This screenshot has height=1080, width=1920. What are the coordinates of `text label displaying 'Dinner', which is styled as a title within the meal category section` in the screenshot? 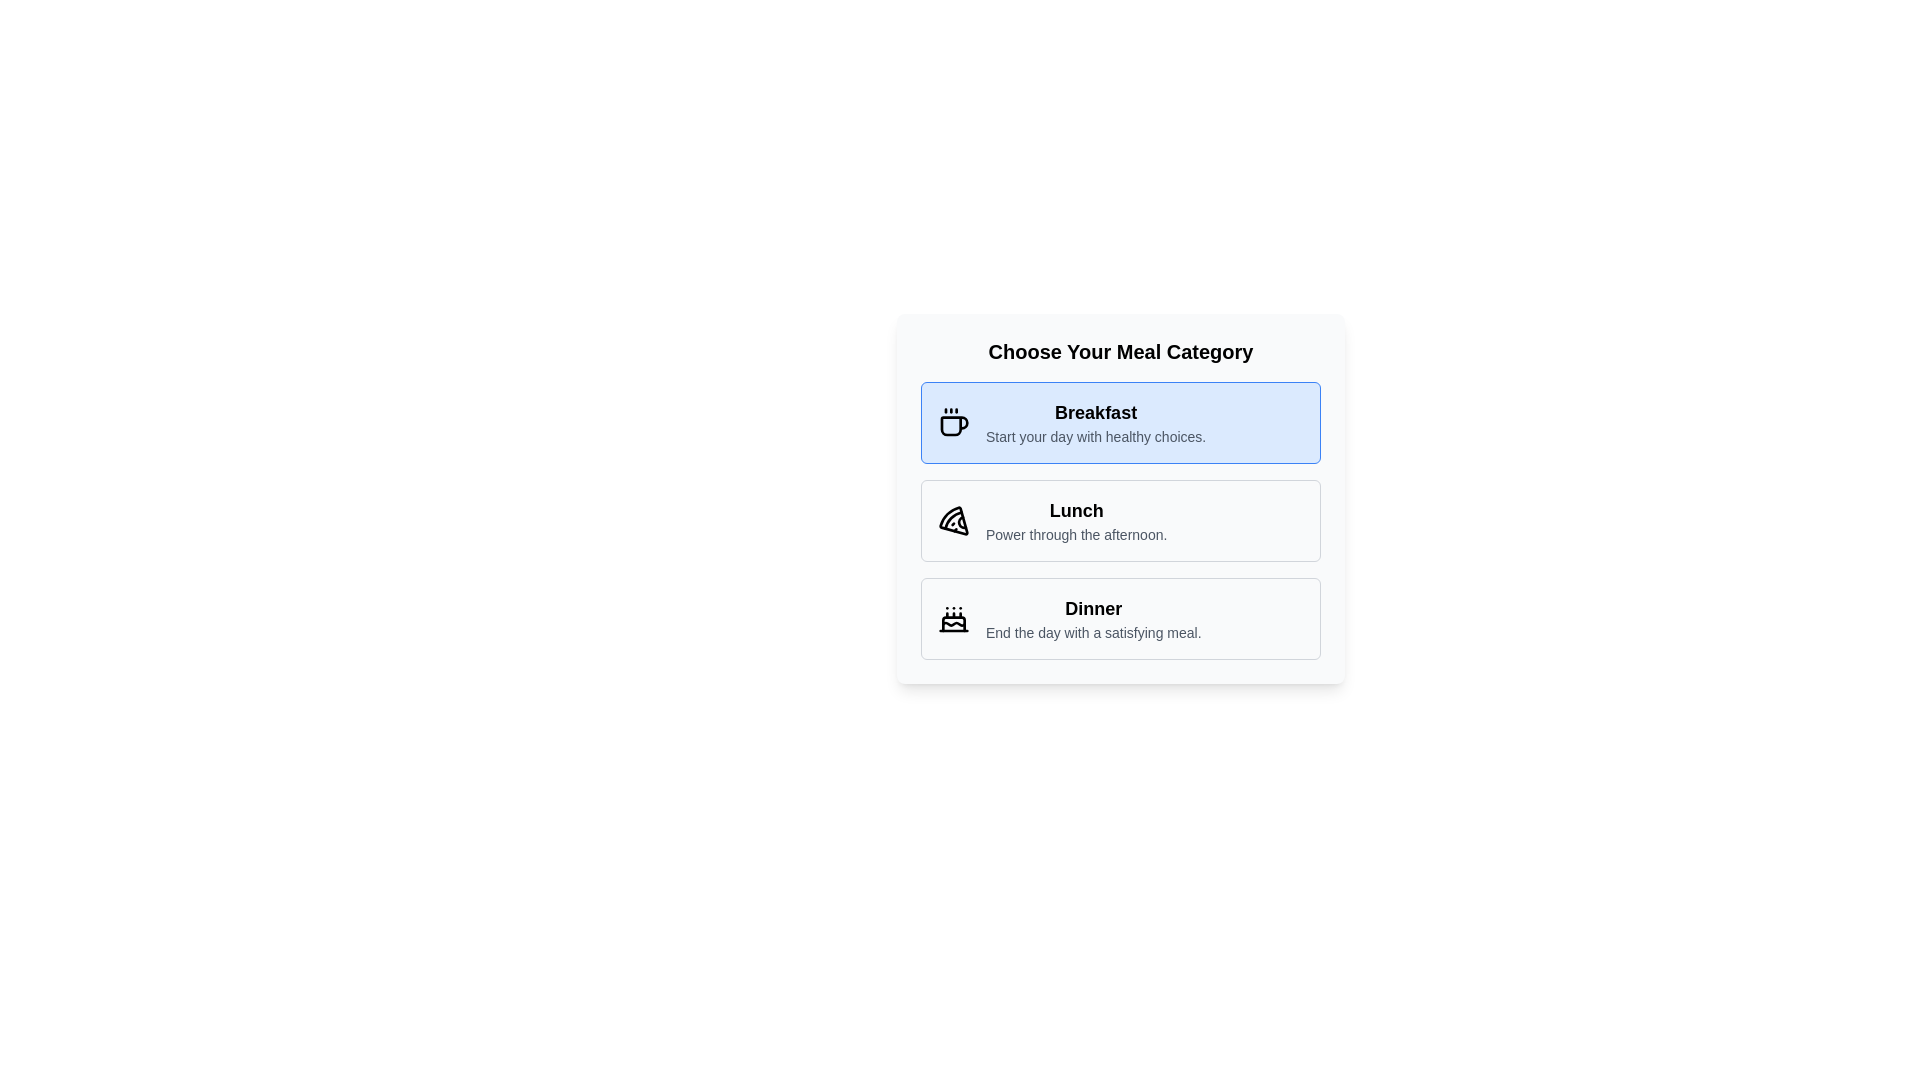 It's located at (1092, 608).